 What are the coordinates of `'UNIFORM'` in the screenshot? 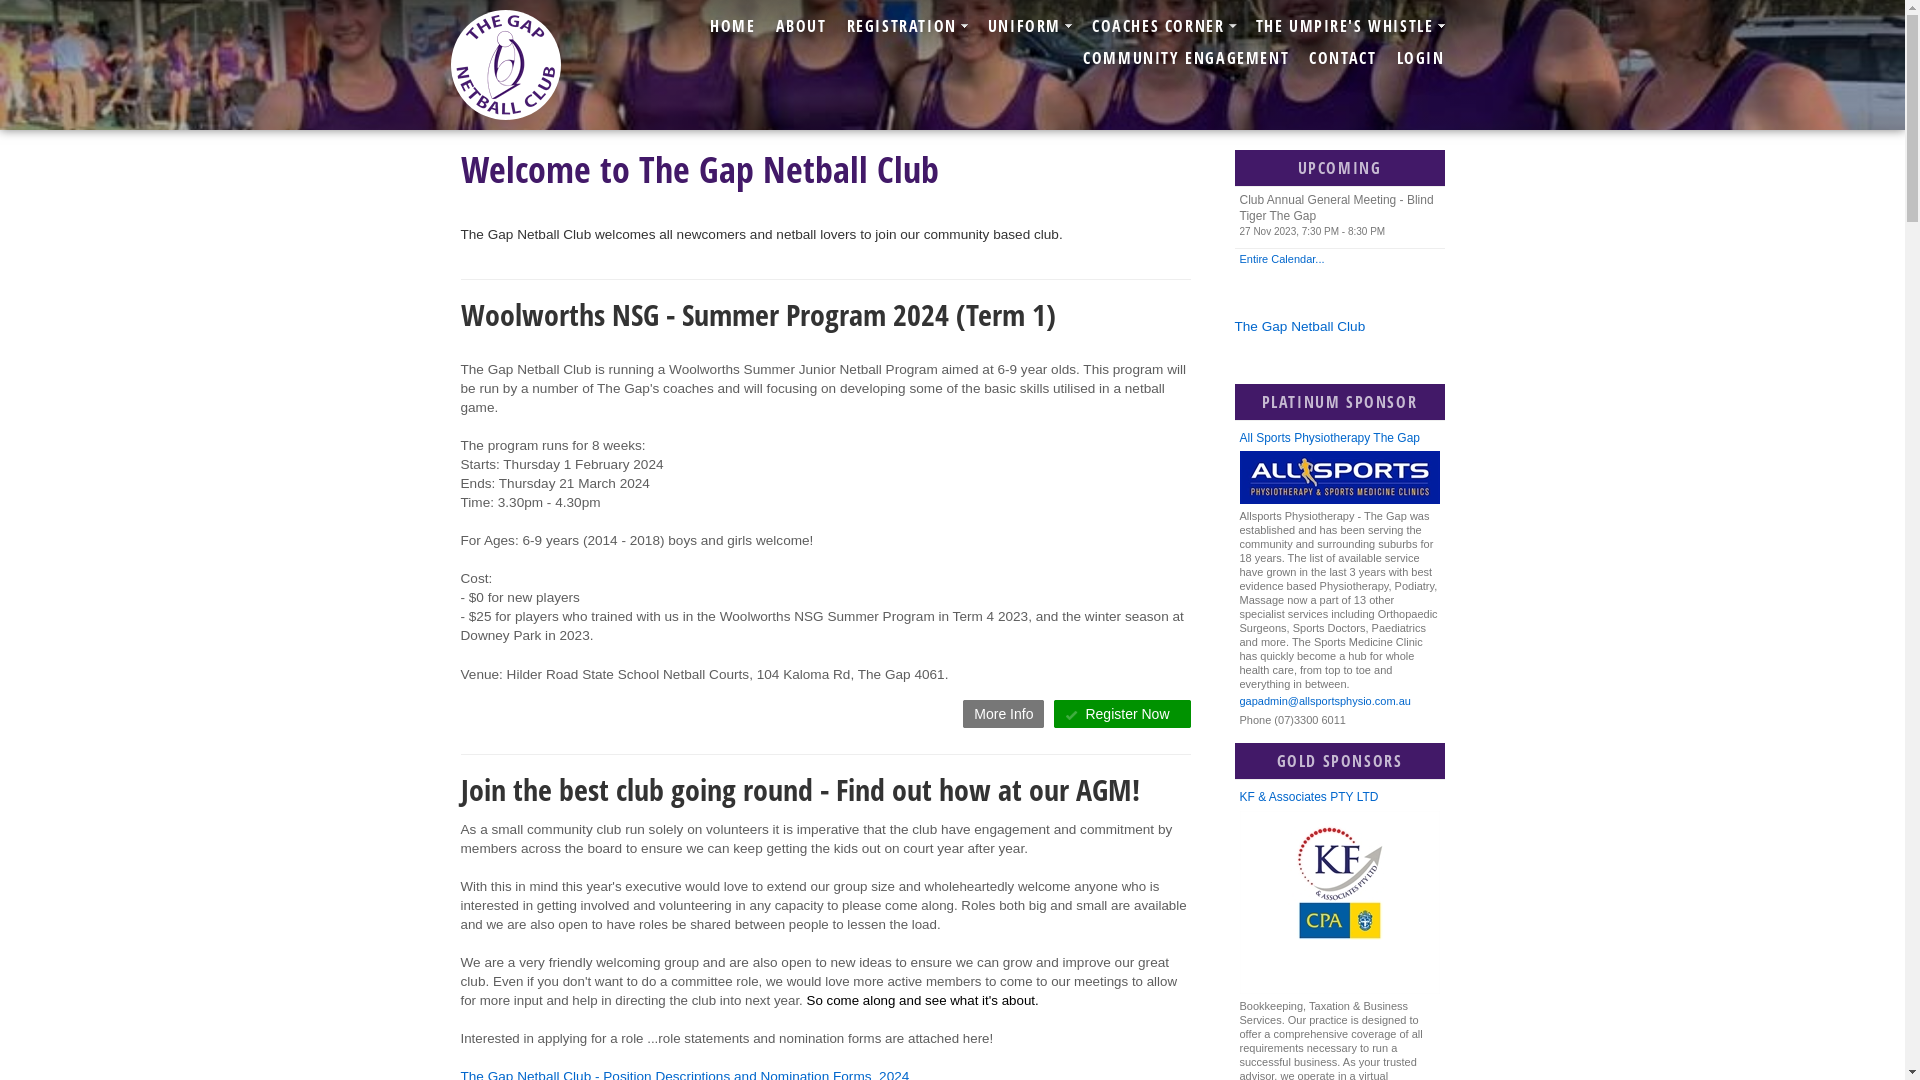 It's located at (1030, 26).